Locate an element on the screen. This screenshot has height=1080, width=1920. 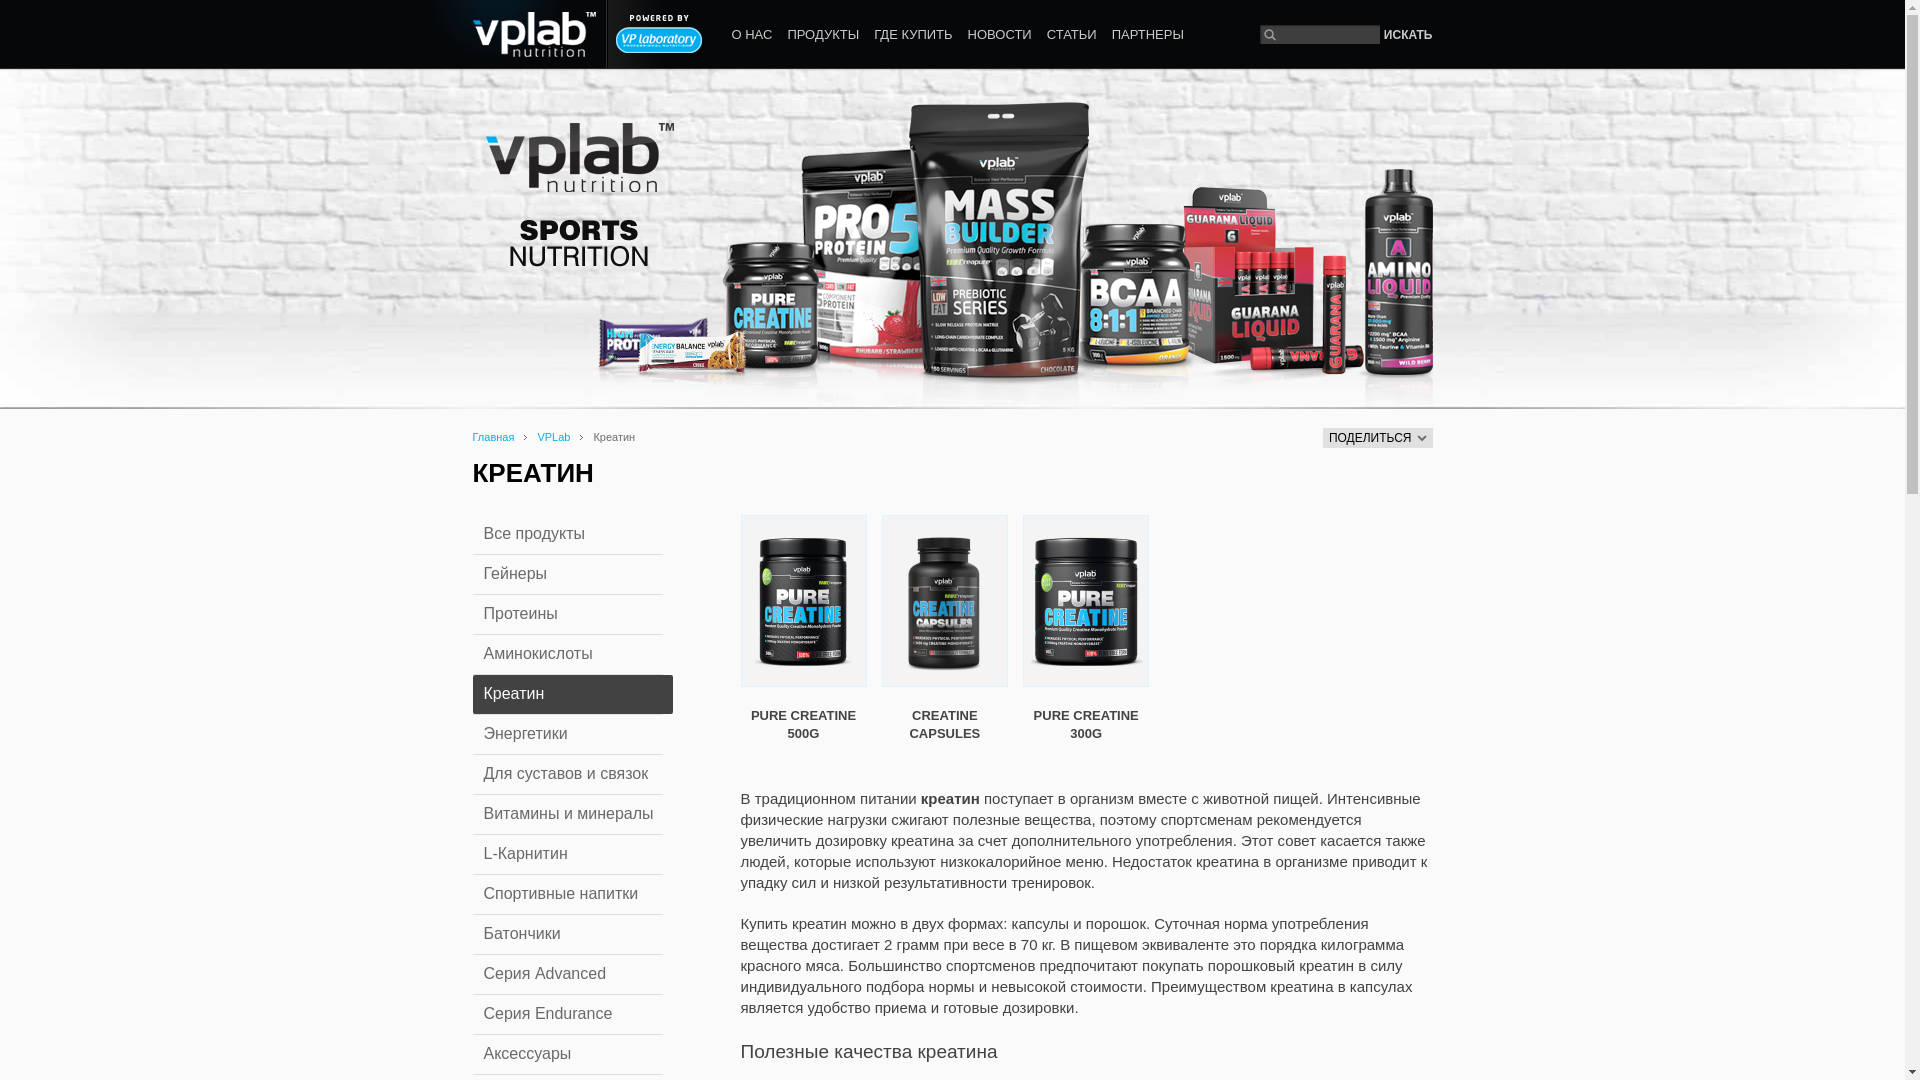
'vplab nutrition' is located at coordinates (507, 34).